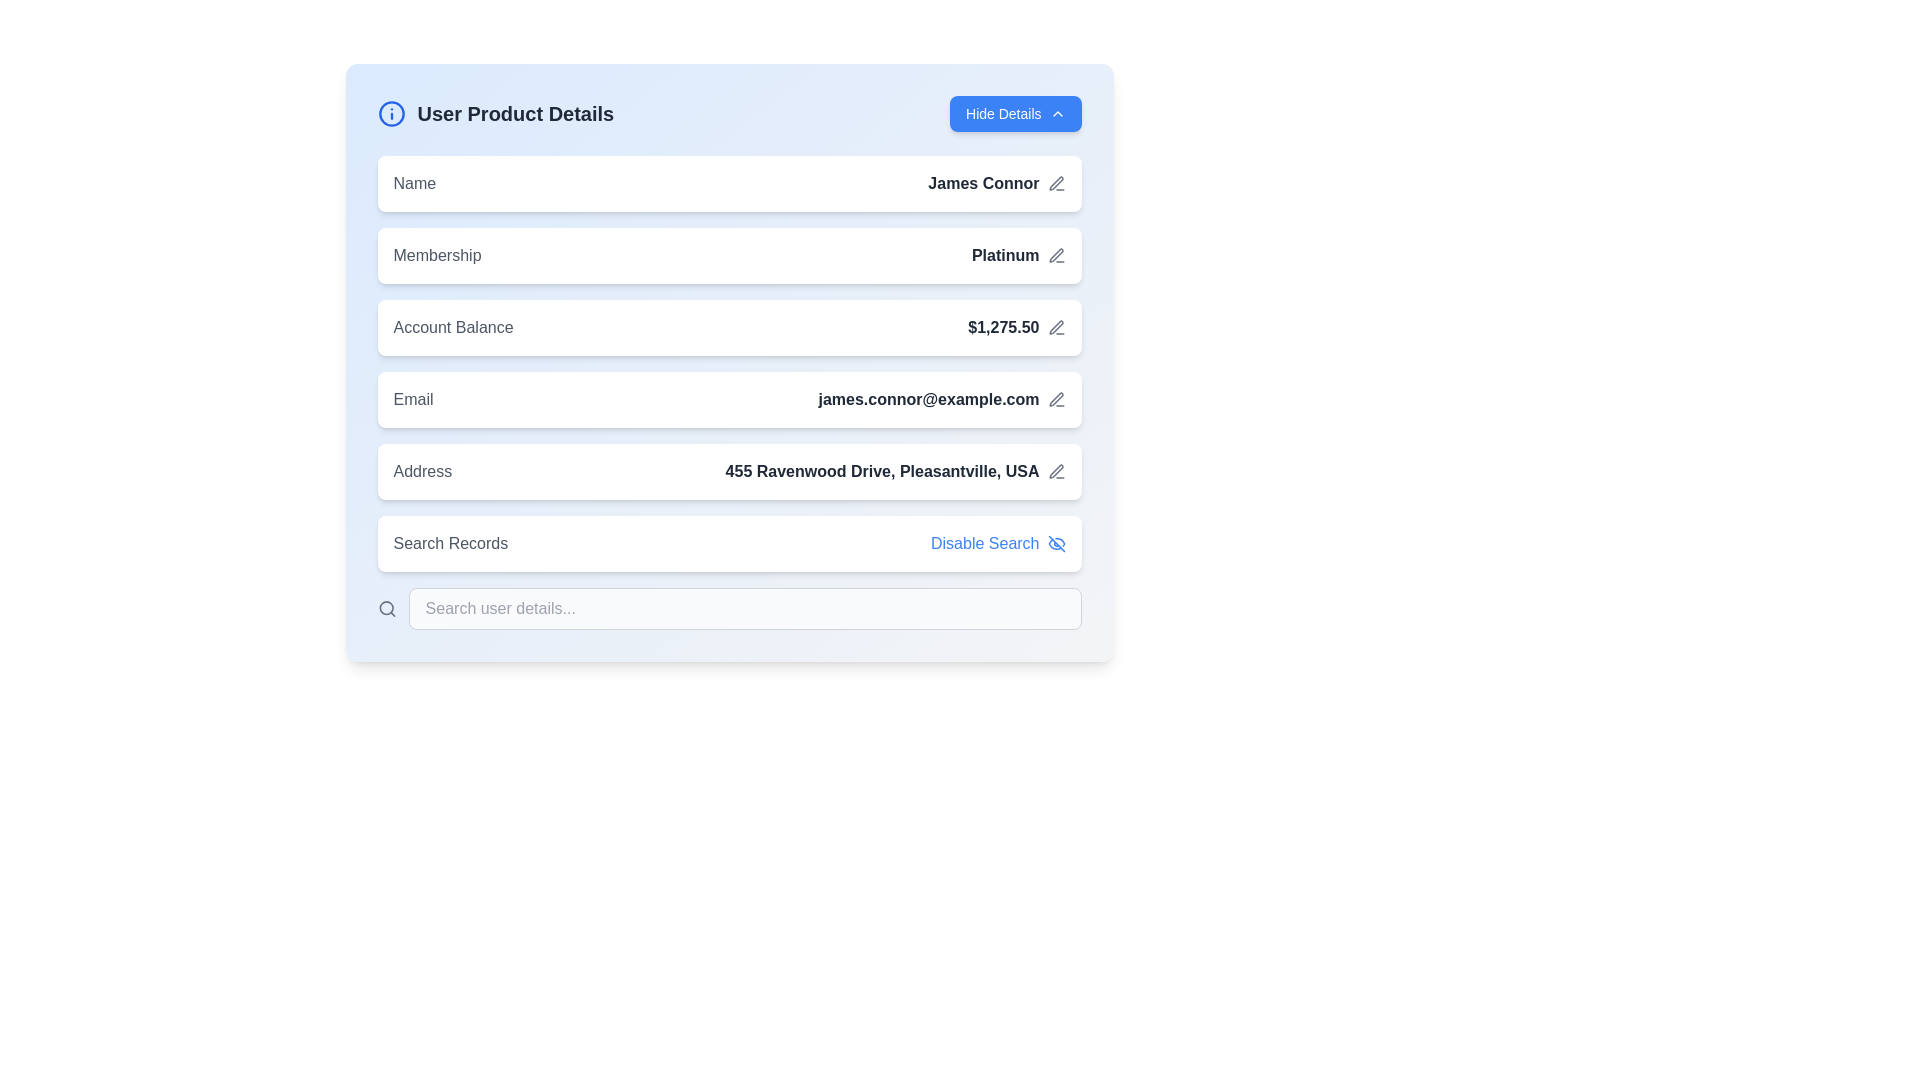 The width and height of the screenshot is (1920, 1080). I want to click on the edit action icon located at the far right edge of the 'Account Balance' row, so click(1055, 254).